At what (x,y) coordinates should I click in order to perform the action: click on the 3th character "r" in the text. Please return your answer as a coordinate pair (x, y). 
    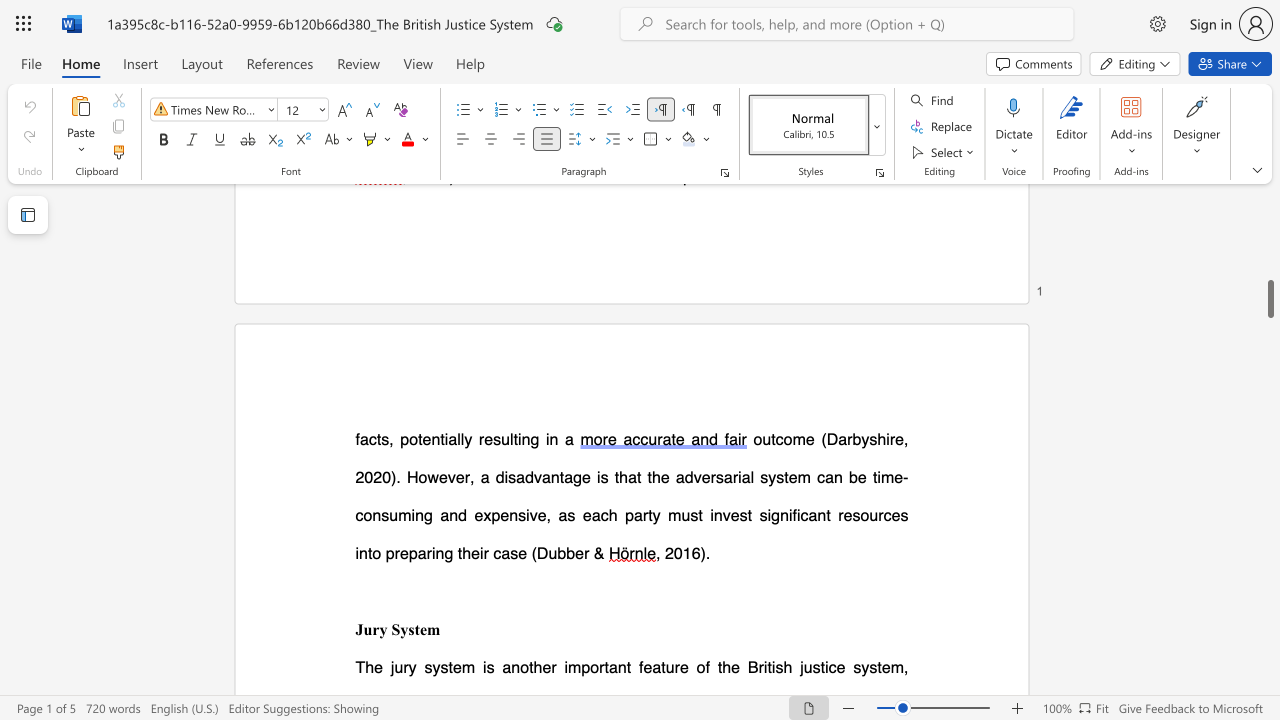
    Looking at the image, I should click on (734, 477).